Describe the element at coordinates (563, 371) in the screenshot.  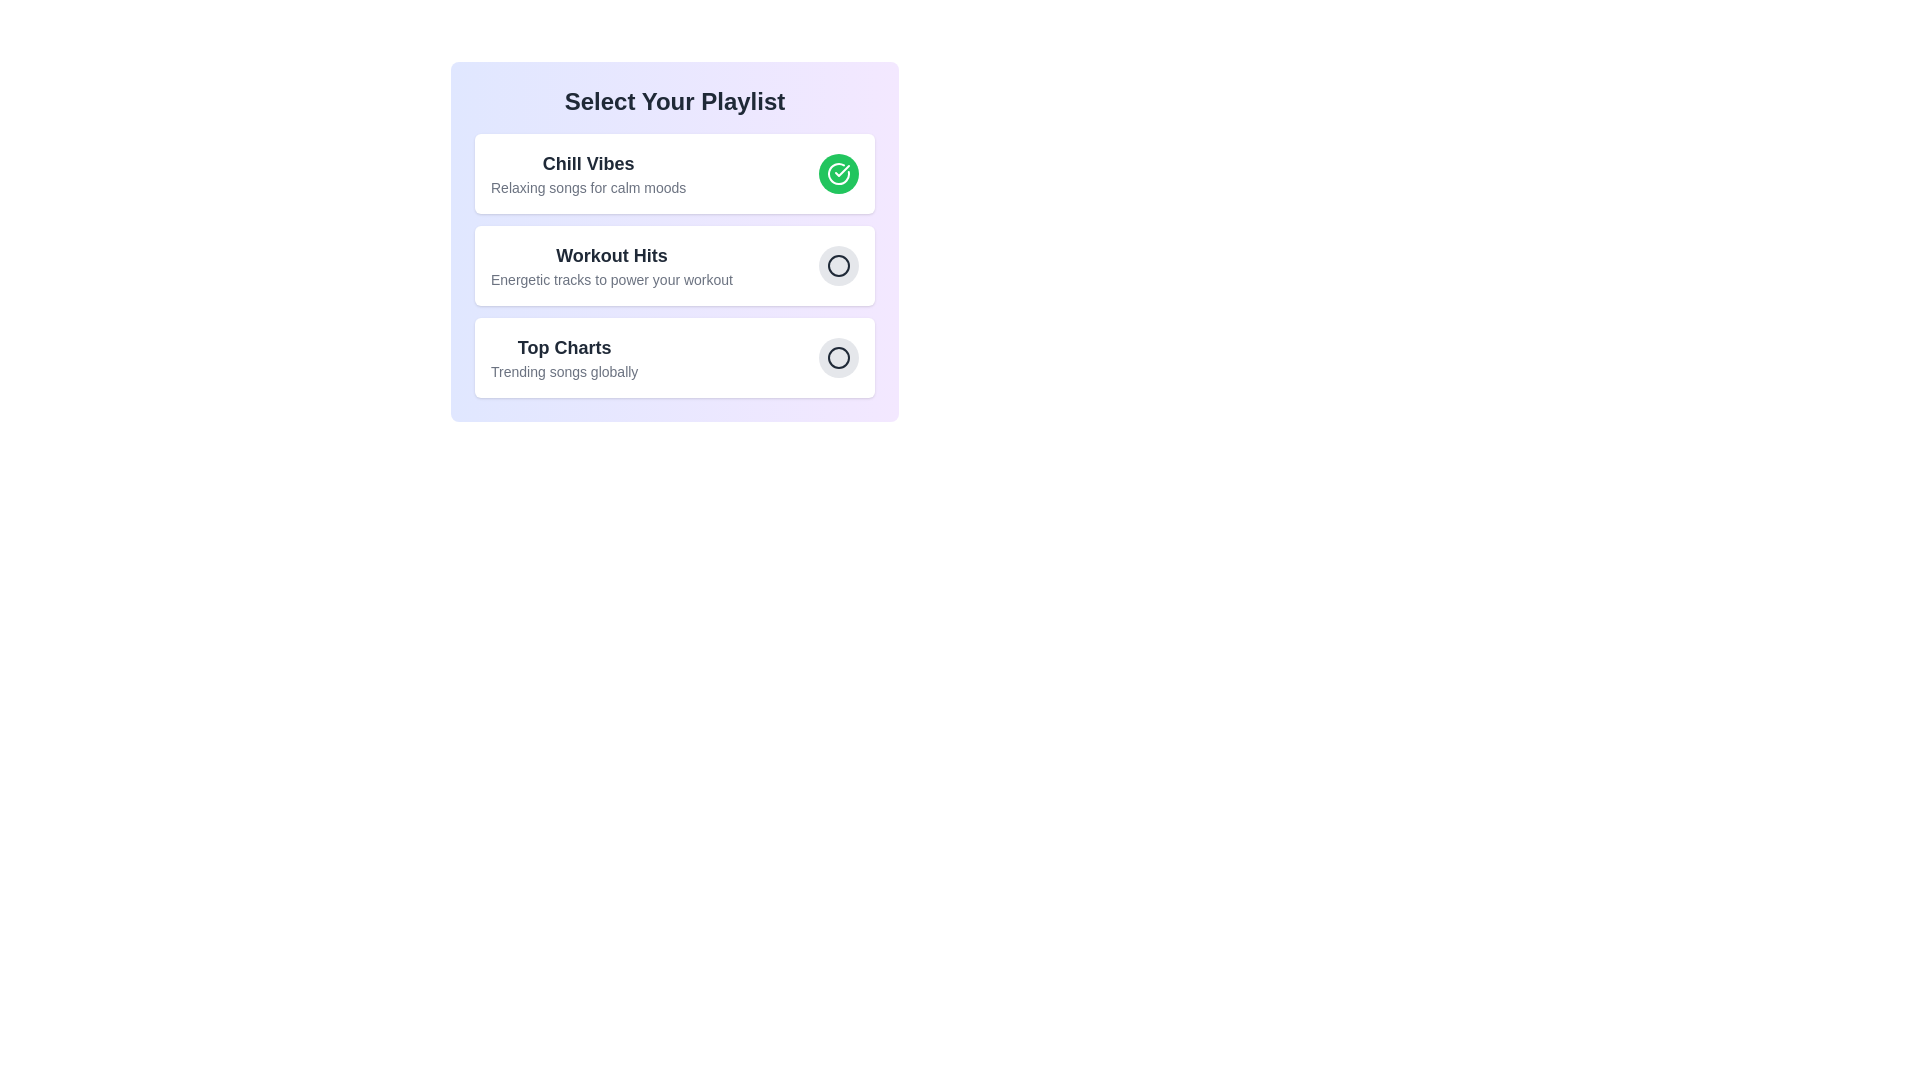
I see `the description of the playlist Top Charts` at that location.